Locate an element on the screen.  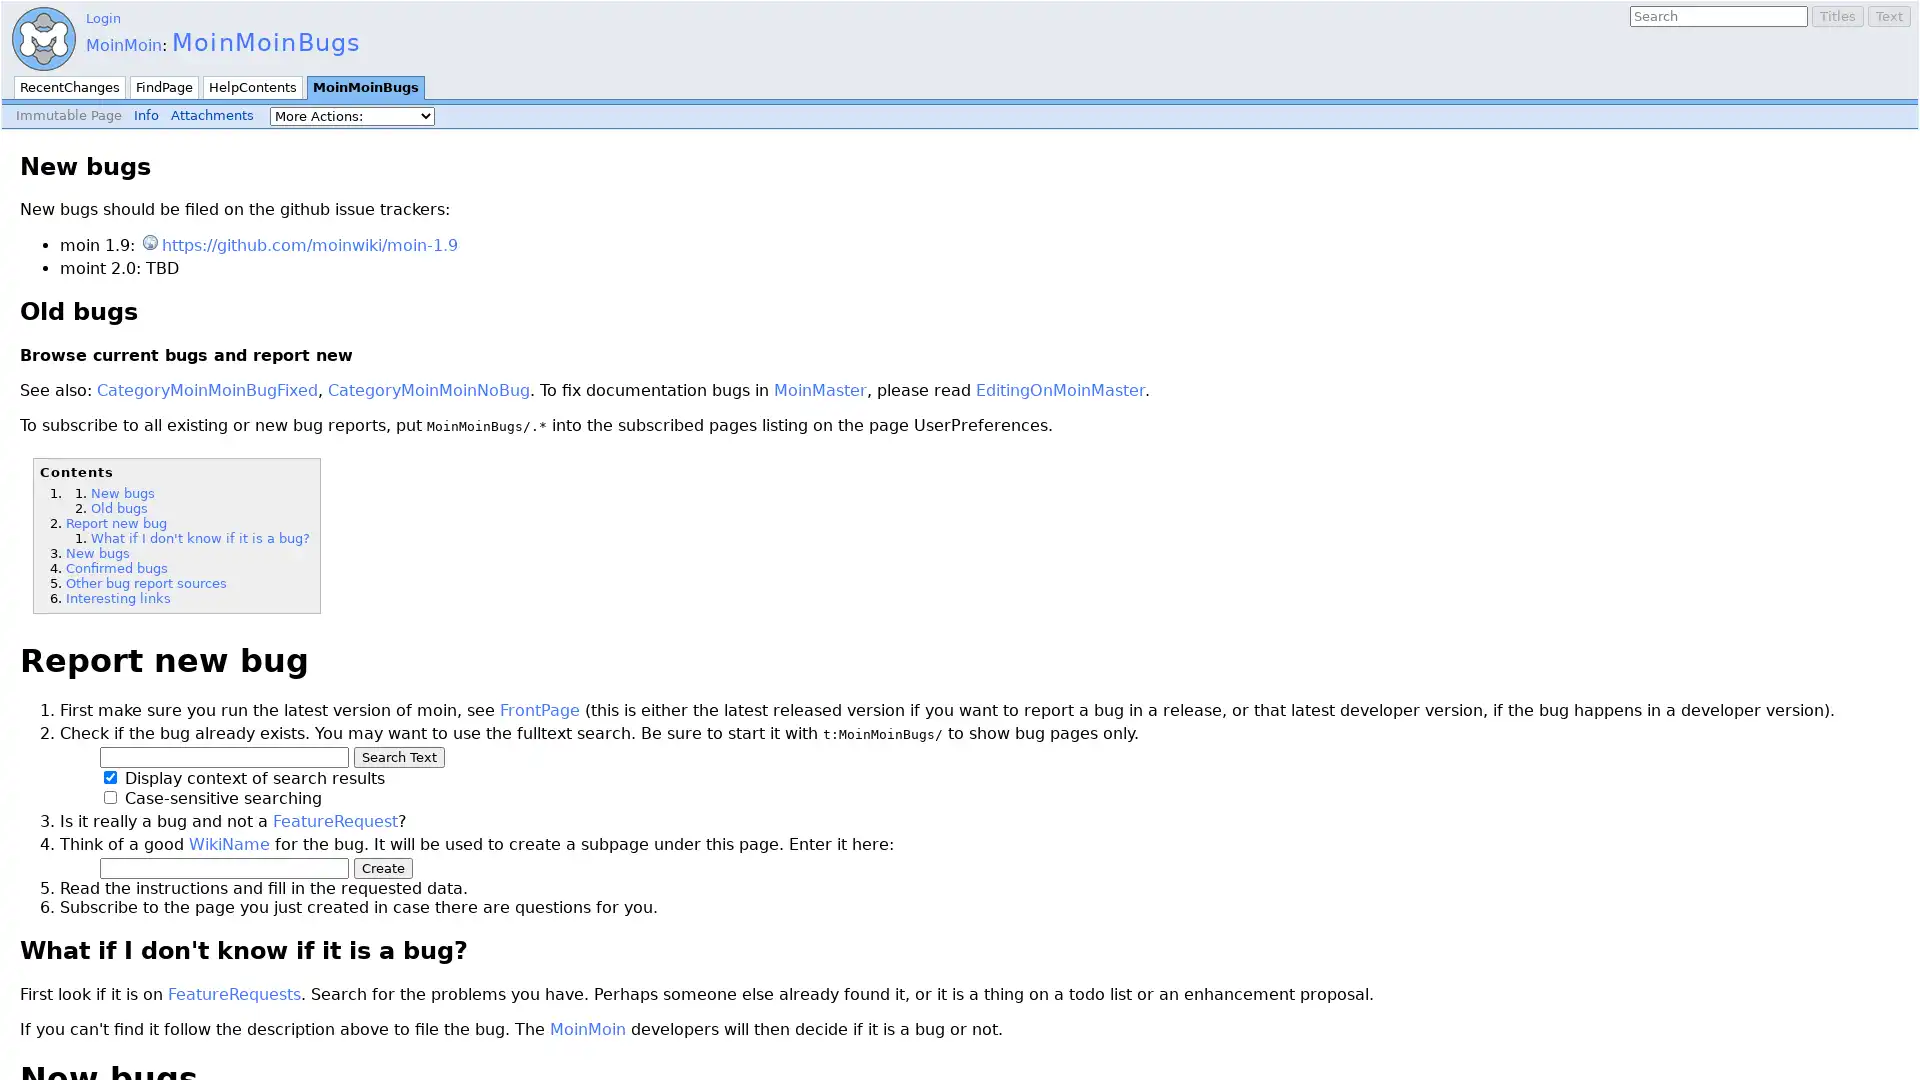
Titles is located at coordinates (1838, 16).